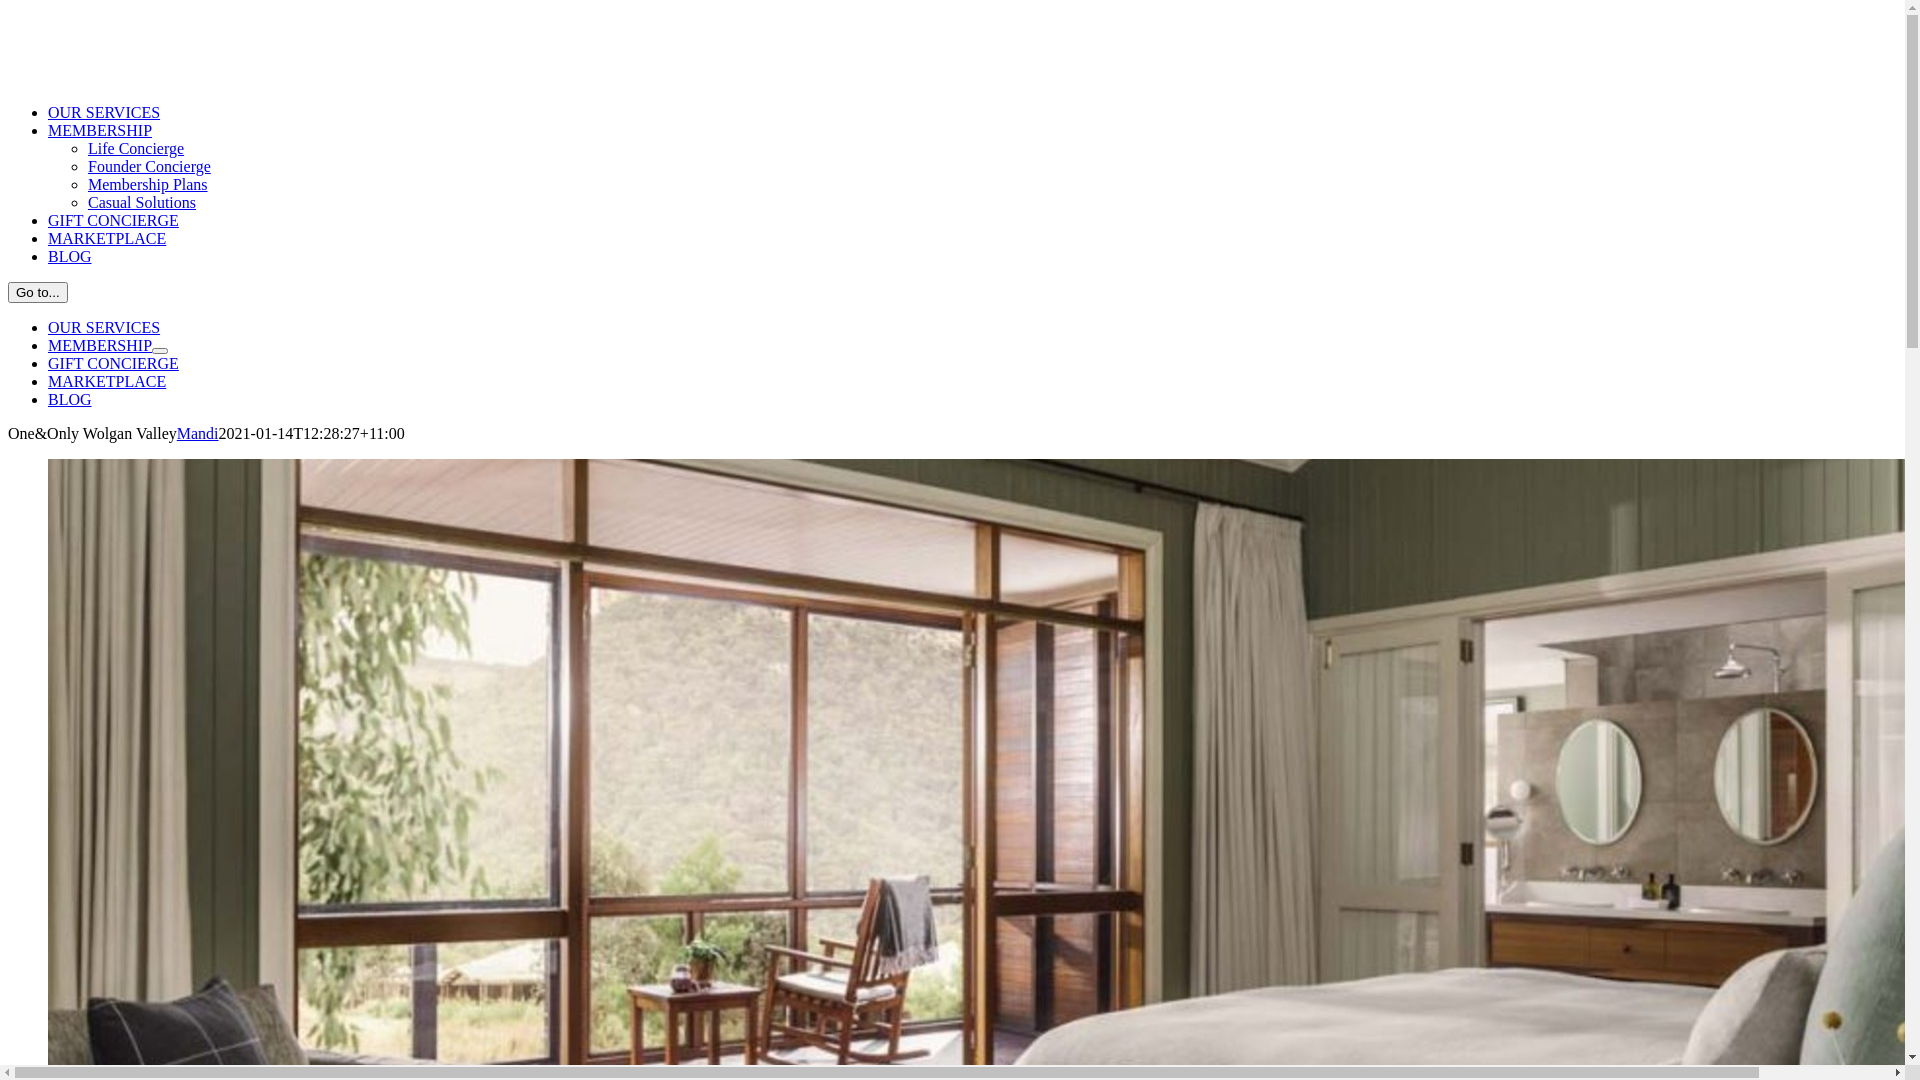 Image resolution: width=1920 pixels, height=1080 pixels. Describe the element at coordinates (105, 381) in the screenshot. I see `'MARKETPLACE'` at that location.